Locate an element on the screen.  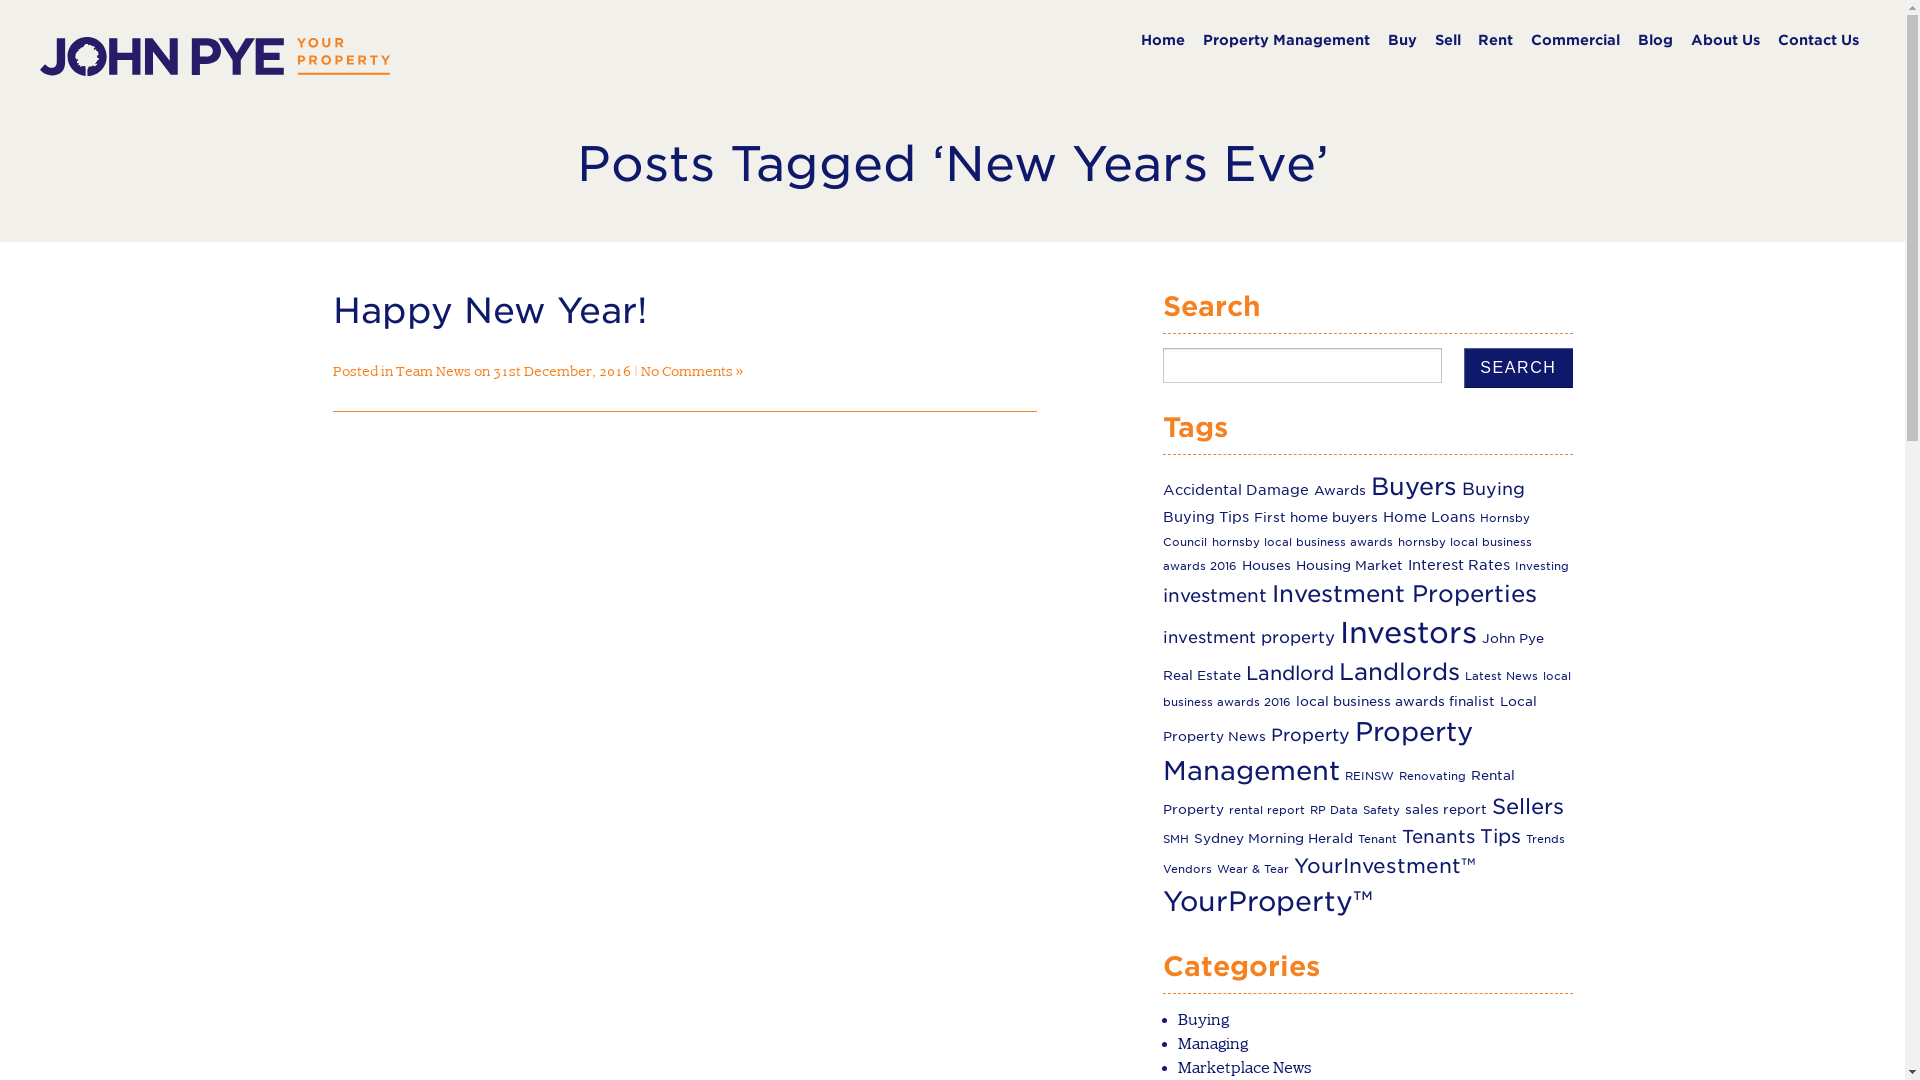
'Local Property News' is located at coordinates (1349, 717).